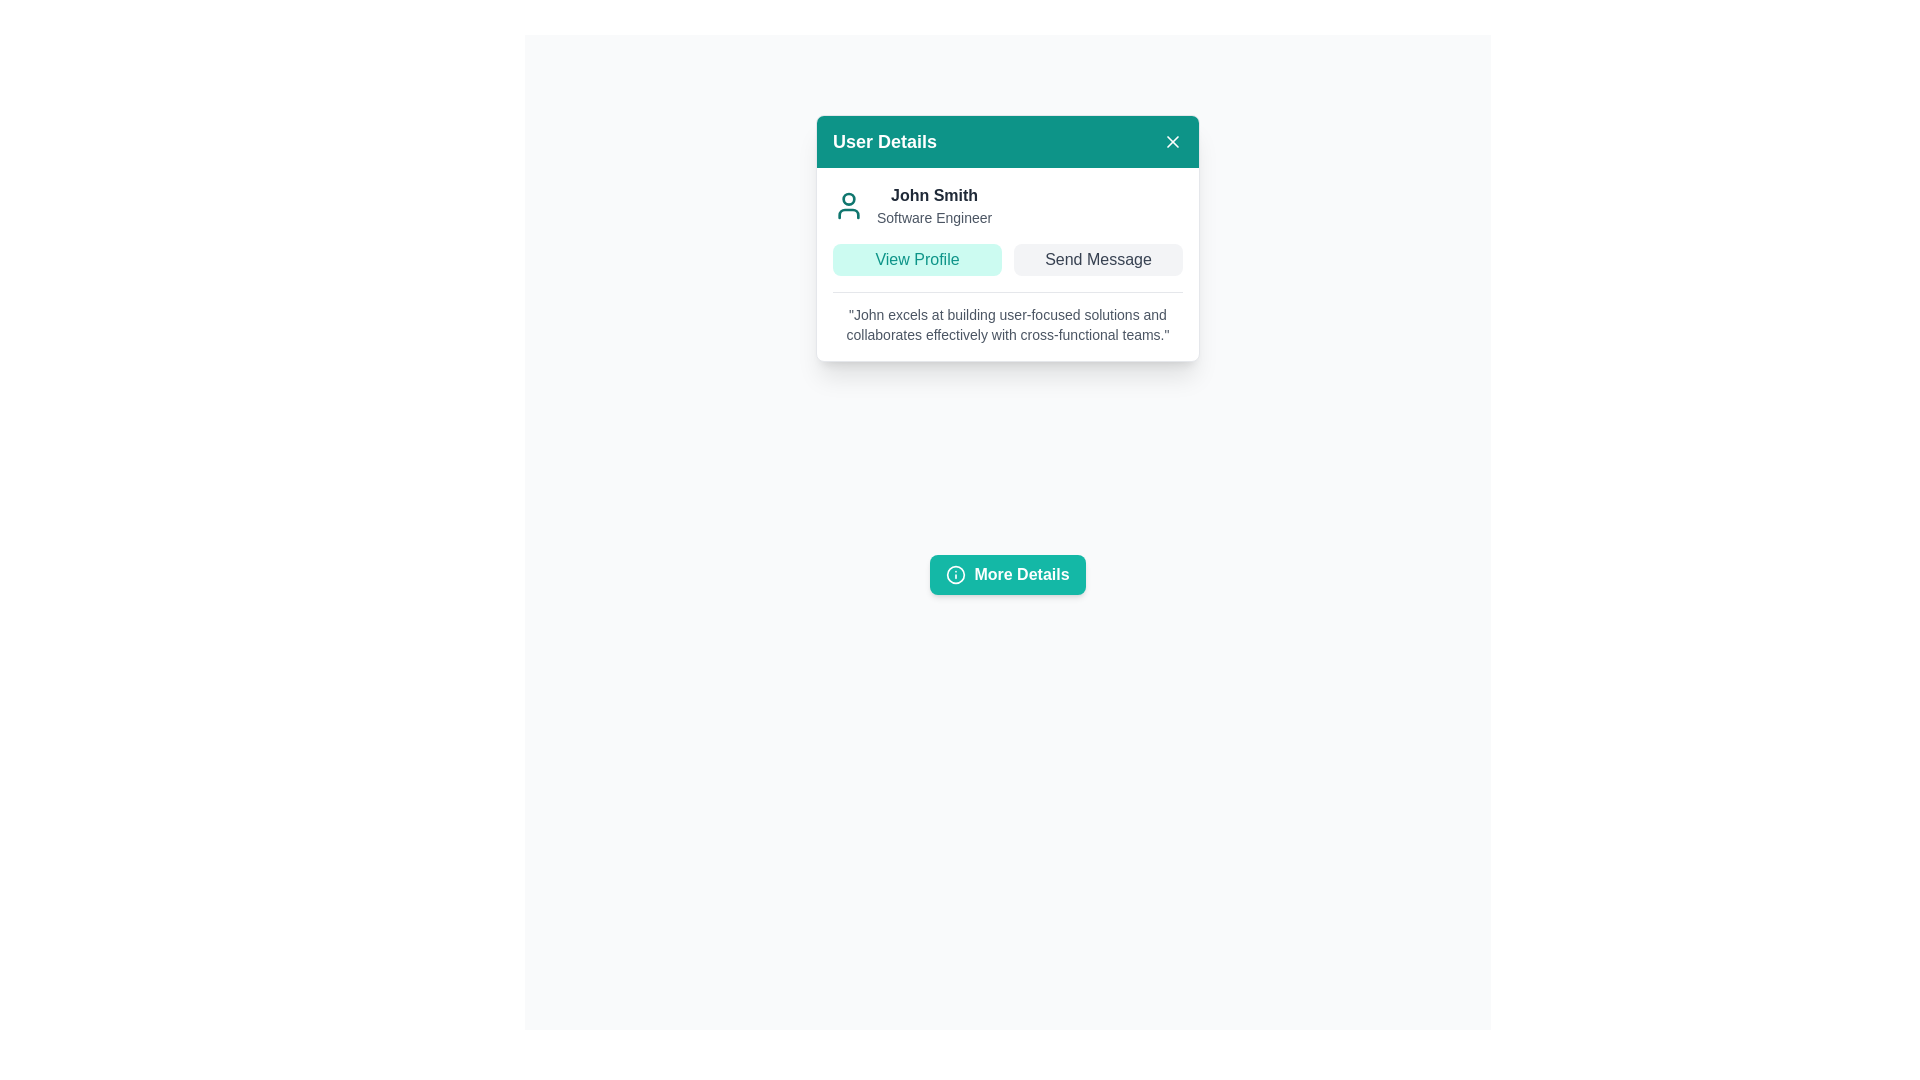  I want to click on the circular decorative graphical element within the 'More Details' button, which is filled with teal and has a white border, so click(955, 574).